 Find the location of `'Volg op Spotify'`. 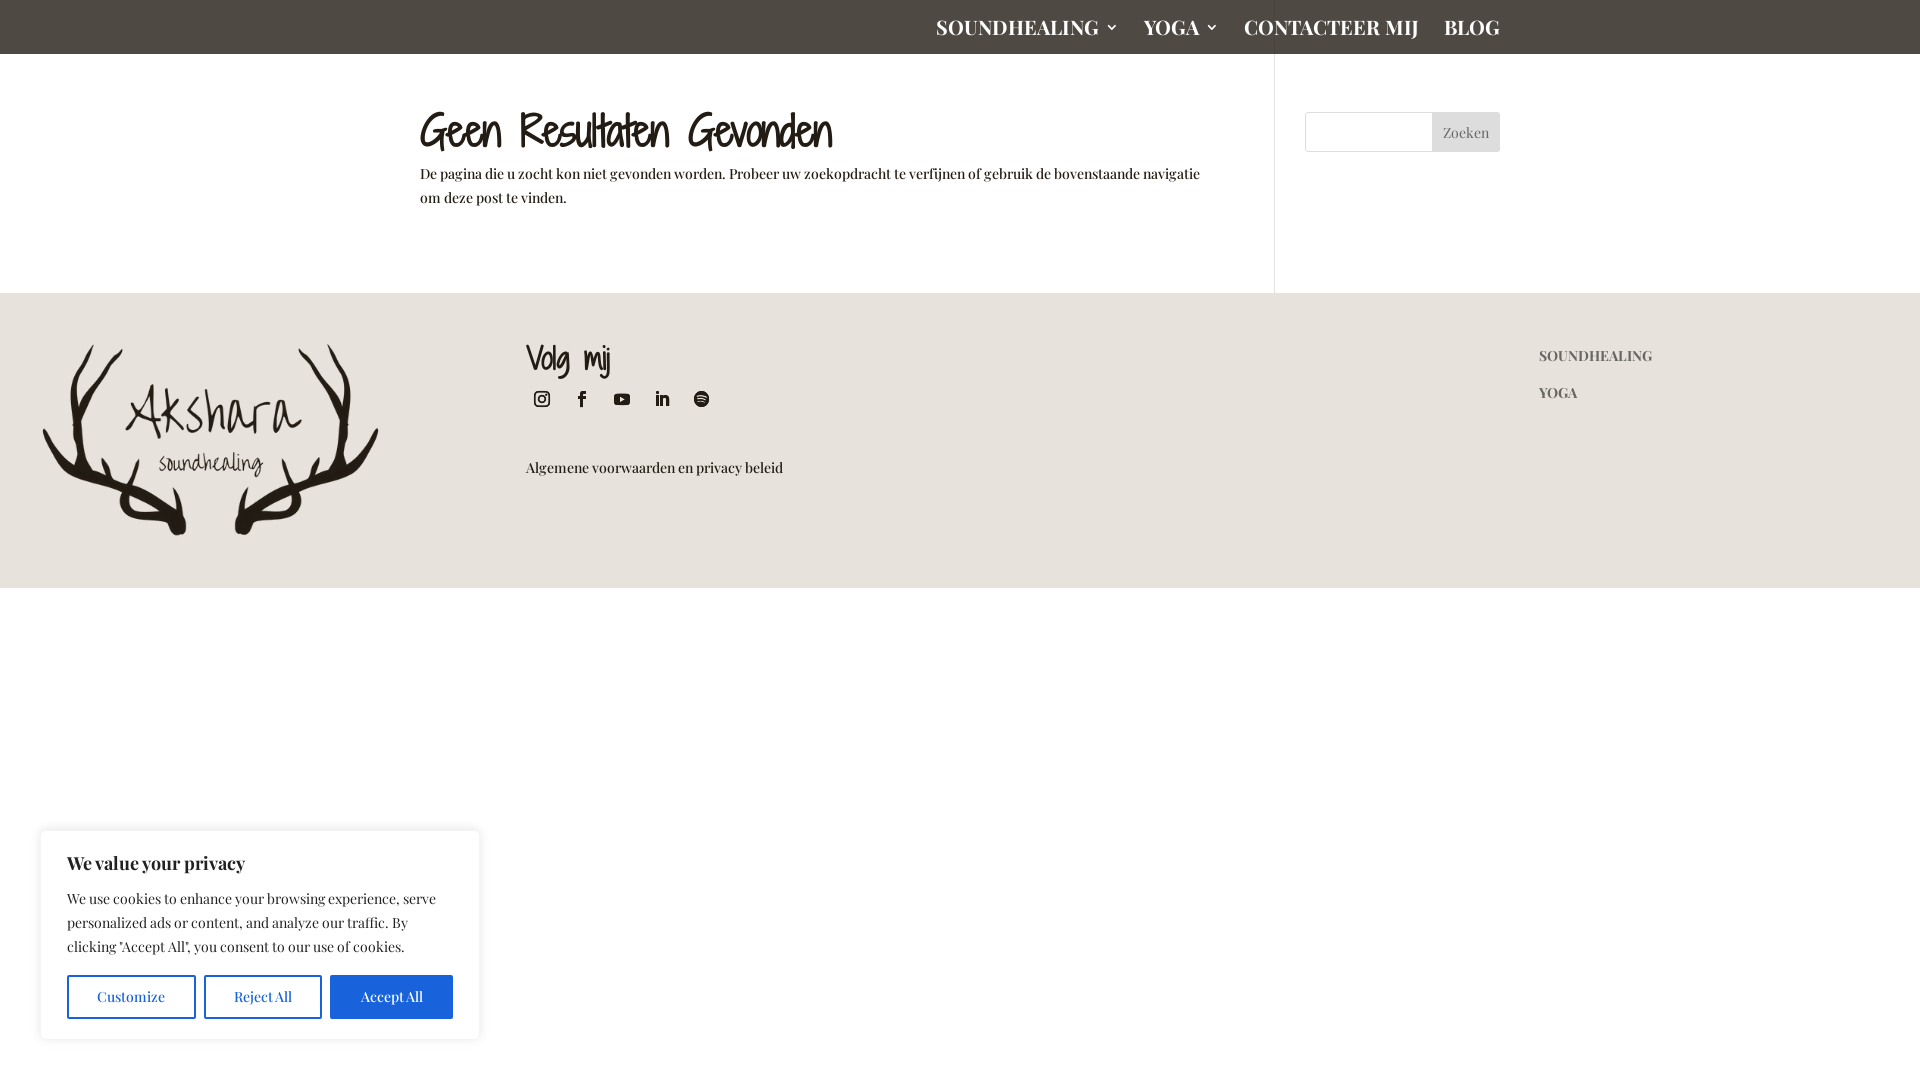

'Volg op Spotify' is located at coordinates (701, 398).